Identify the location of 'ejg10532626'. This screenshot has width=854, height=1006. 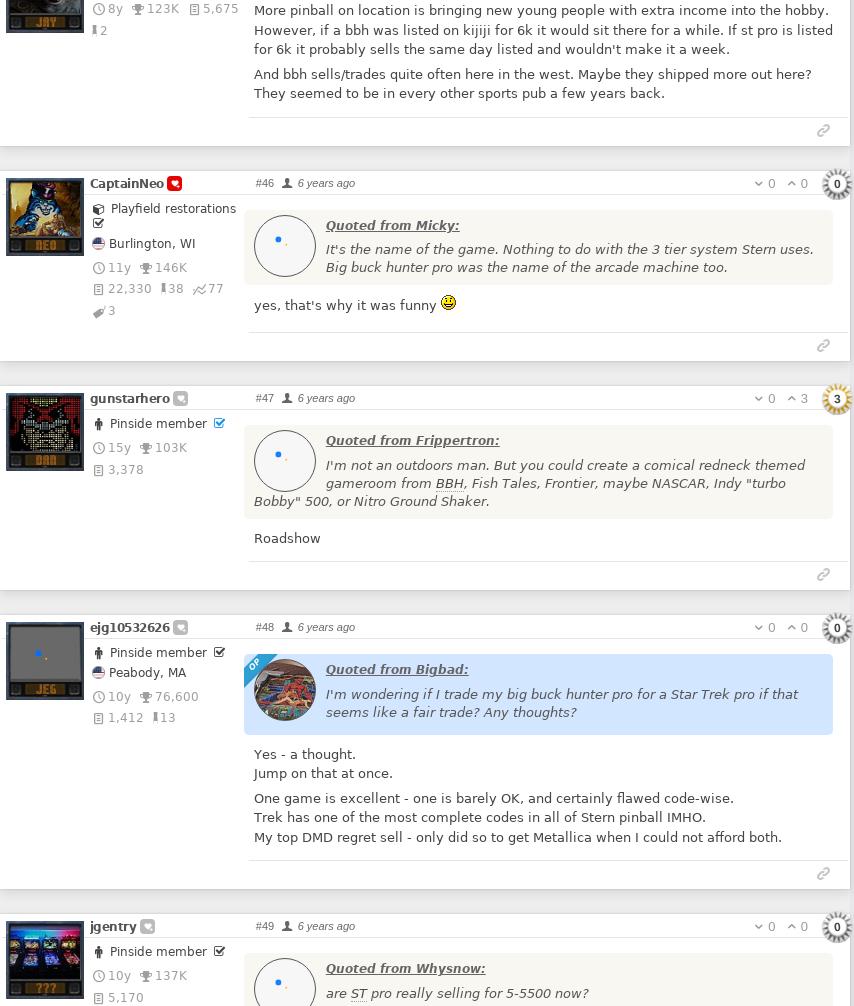
(128, 628).